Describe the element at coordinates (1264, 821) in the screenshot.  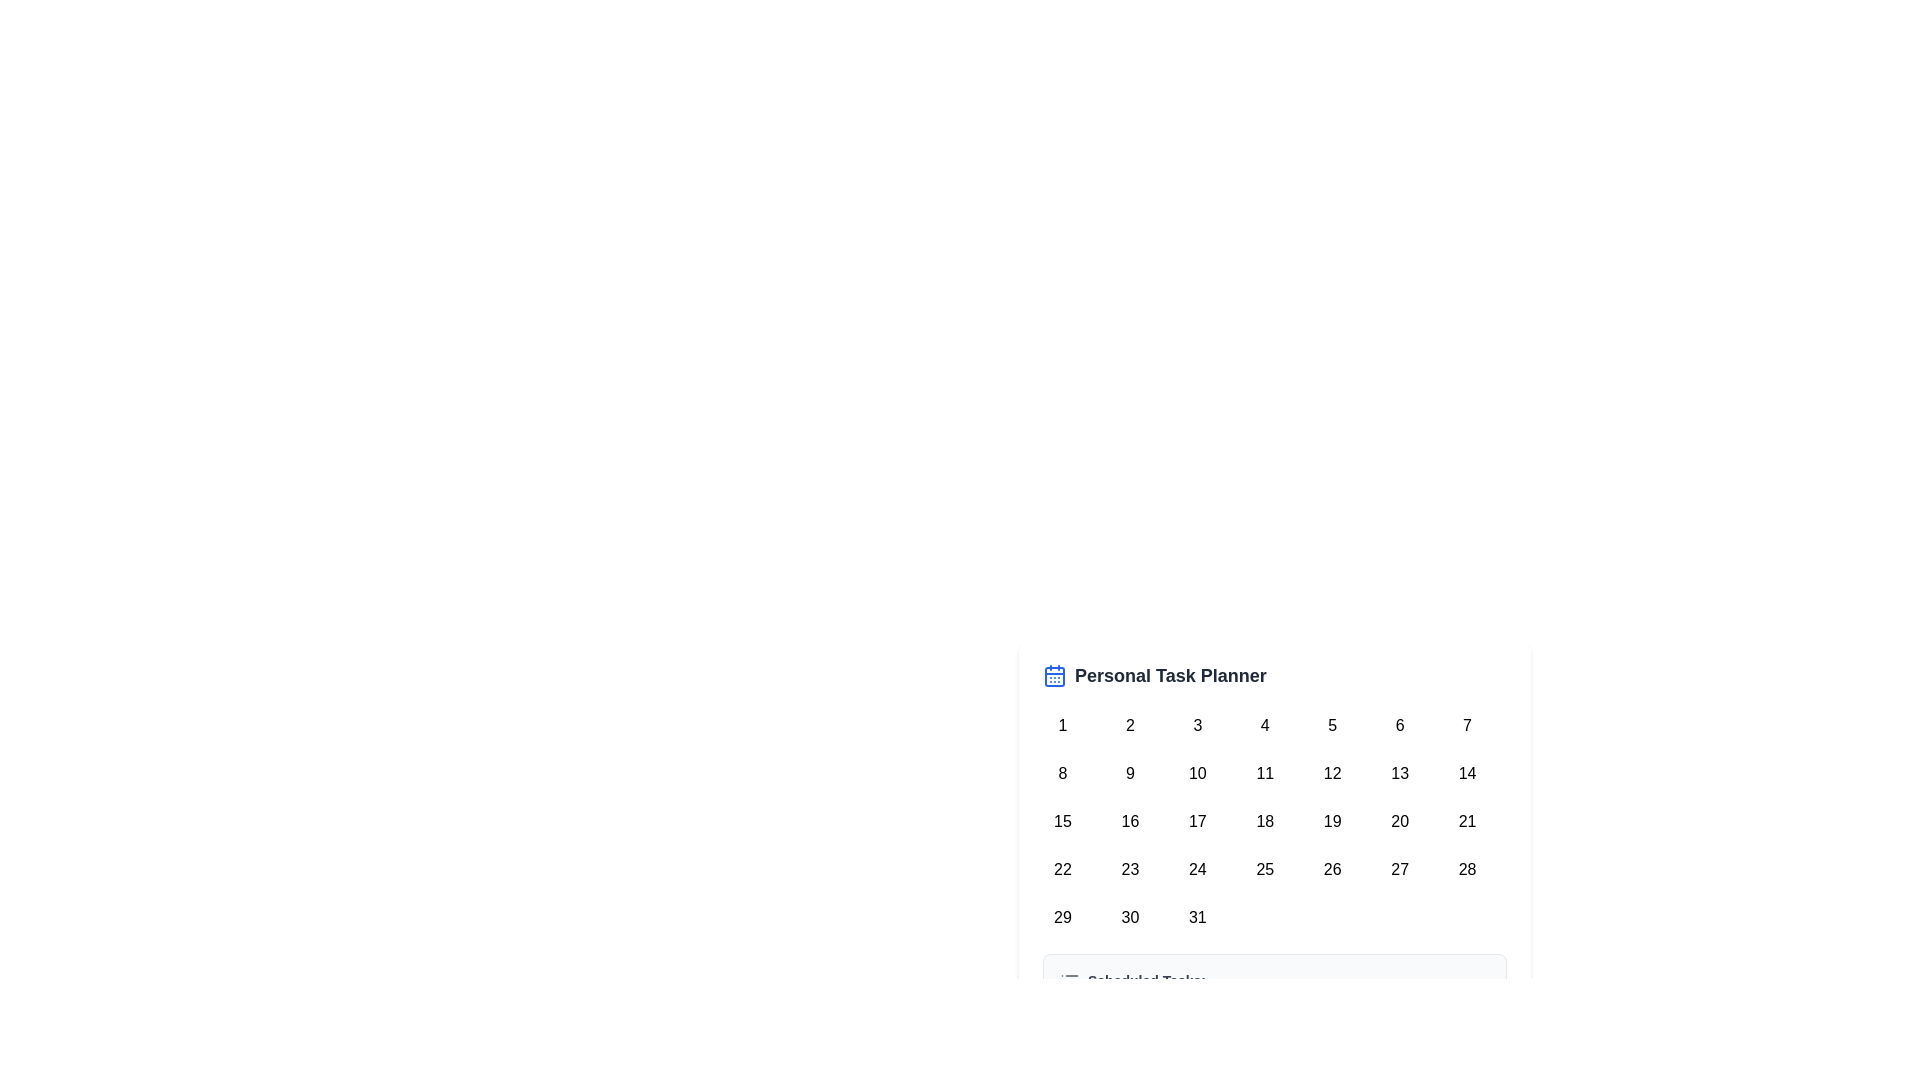
I see `the circular button displaying the number '18' in a calendar interface` at that location.